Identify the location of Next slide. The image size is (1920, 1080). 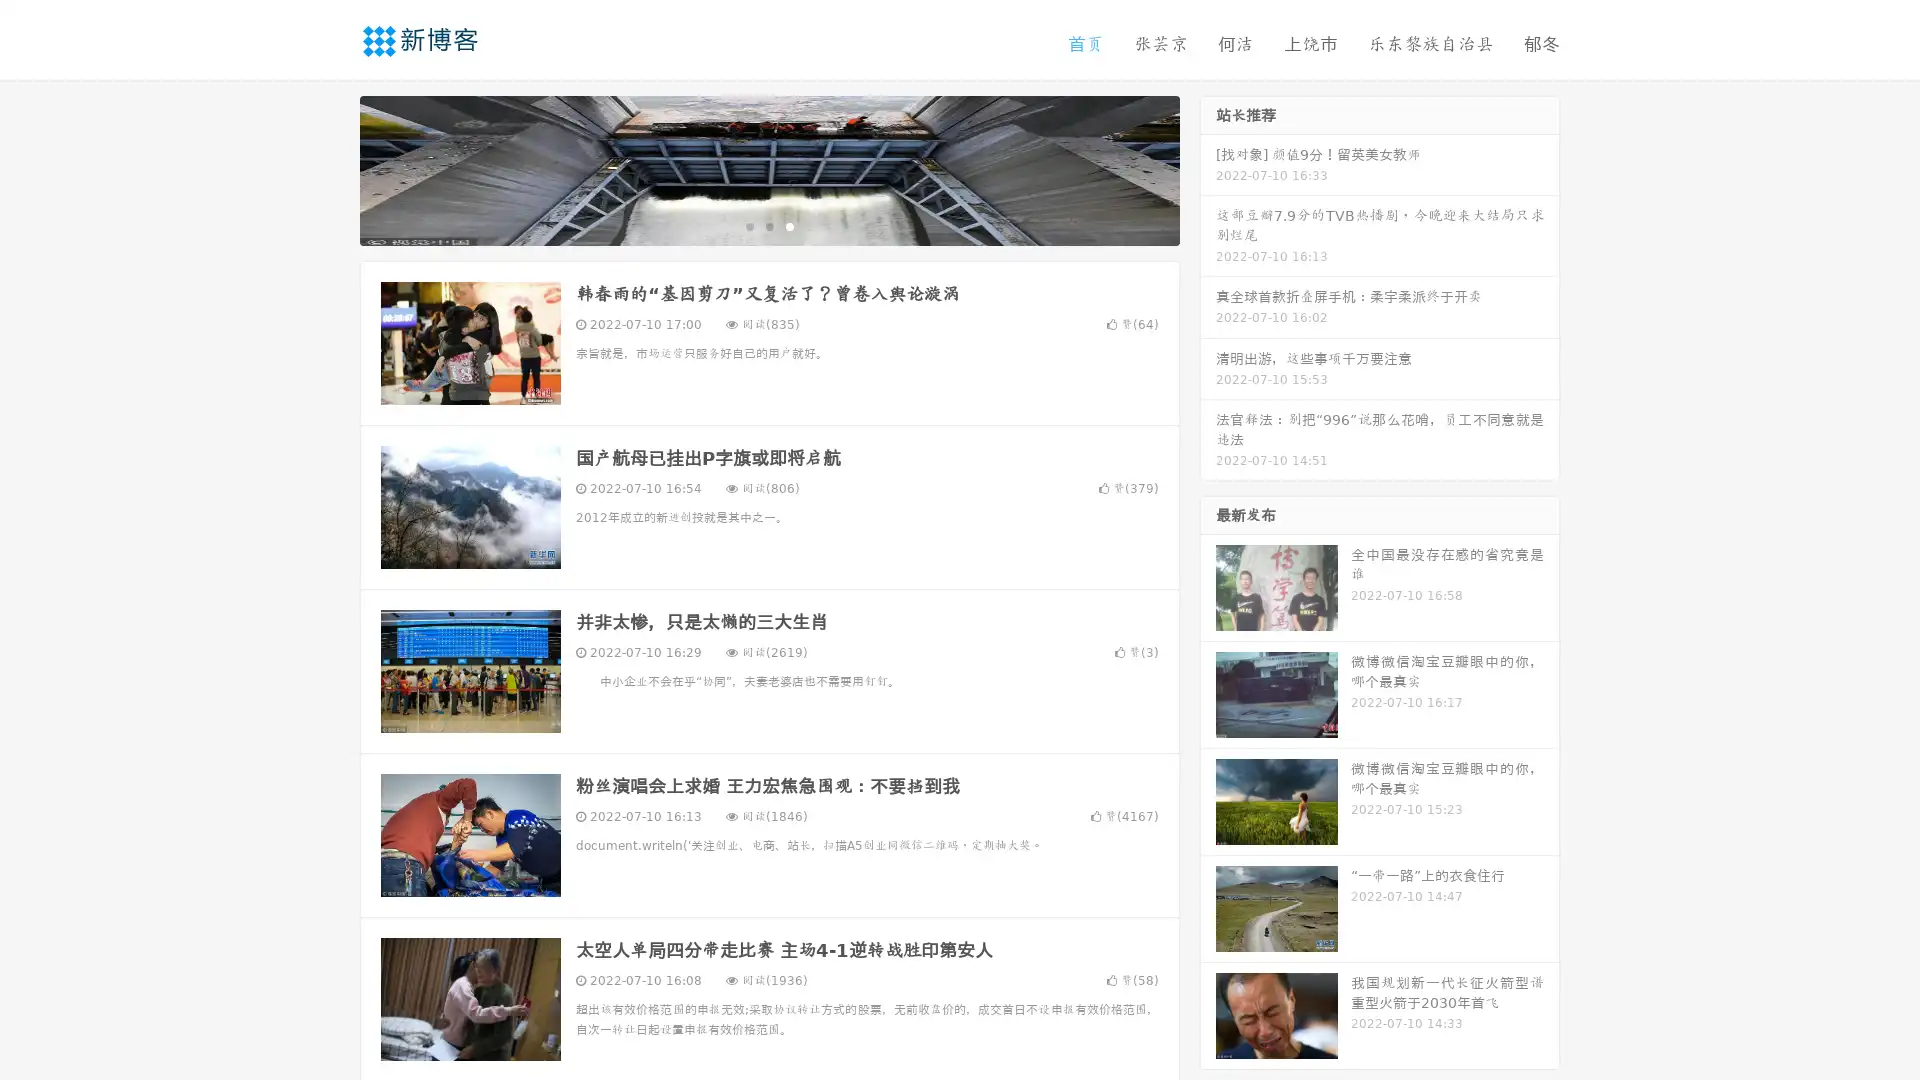
(1208, 168).